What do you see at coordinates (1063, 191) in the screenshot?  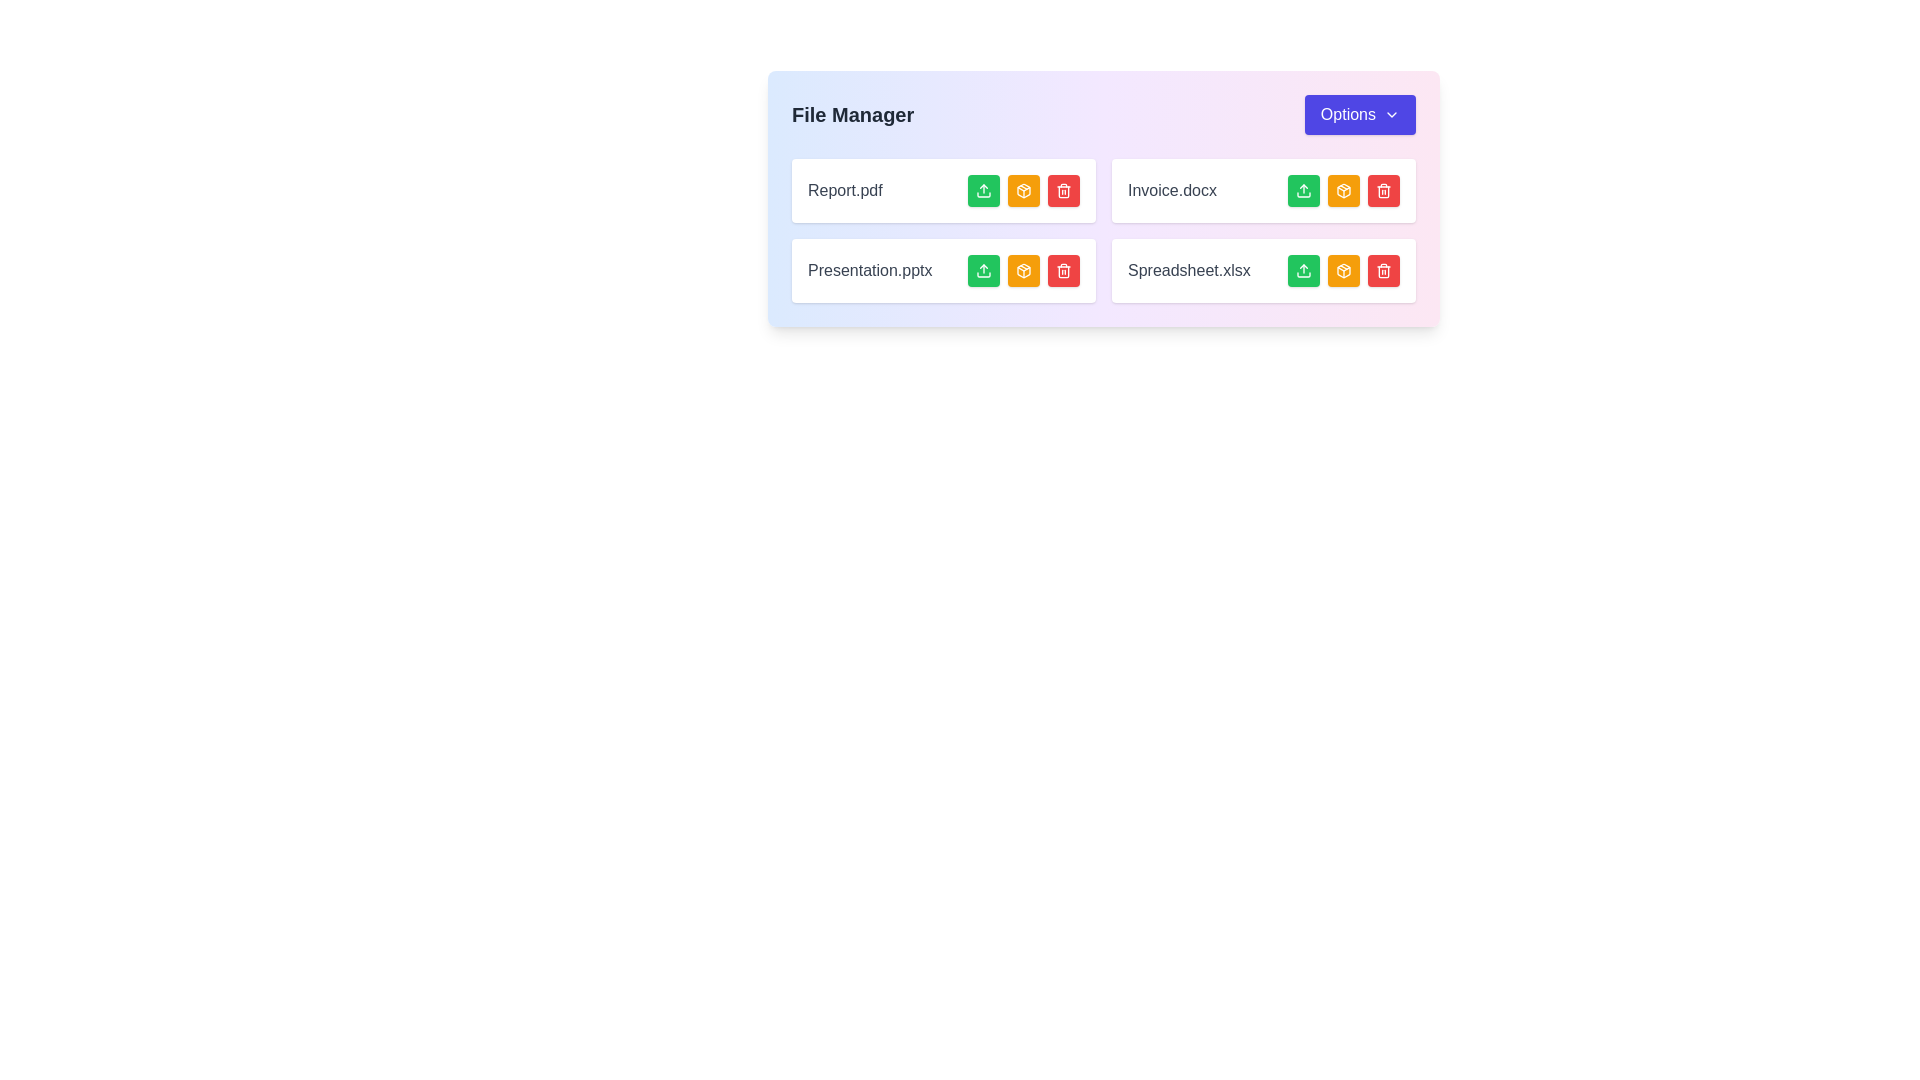 I see `the delete icon button located on the rightmost side of the button group next to the file name` at bounding box center [1063, 191].